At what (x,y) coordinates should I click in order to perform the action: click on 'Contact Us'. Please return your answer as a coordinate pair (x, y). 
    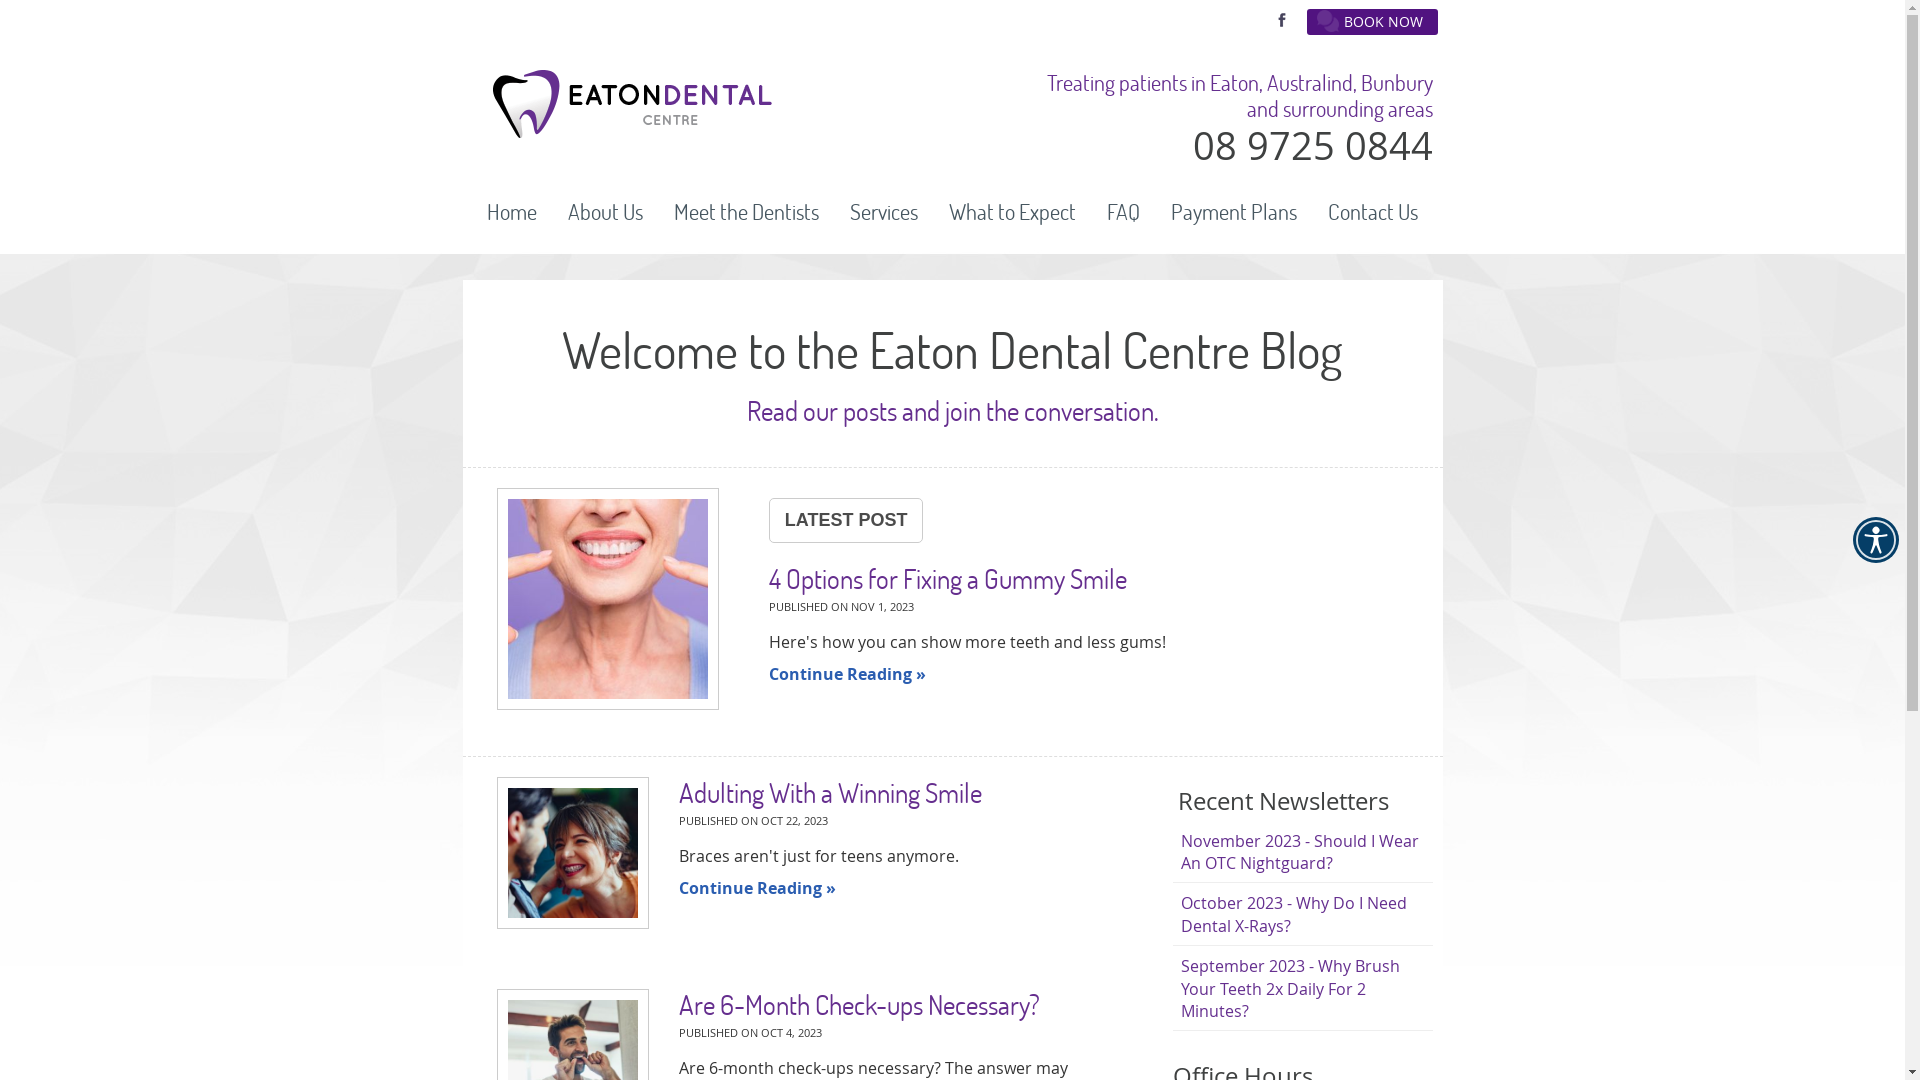
    Looking at the image, I should click on (1371, 212).